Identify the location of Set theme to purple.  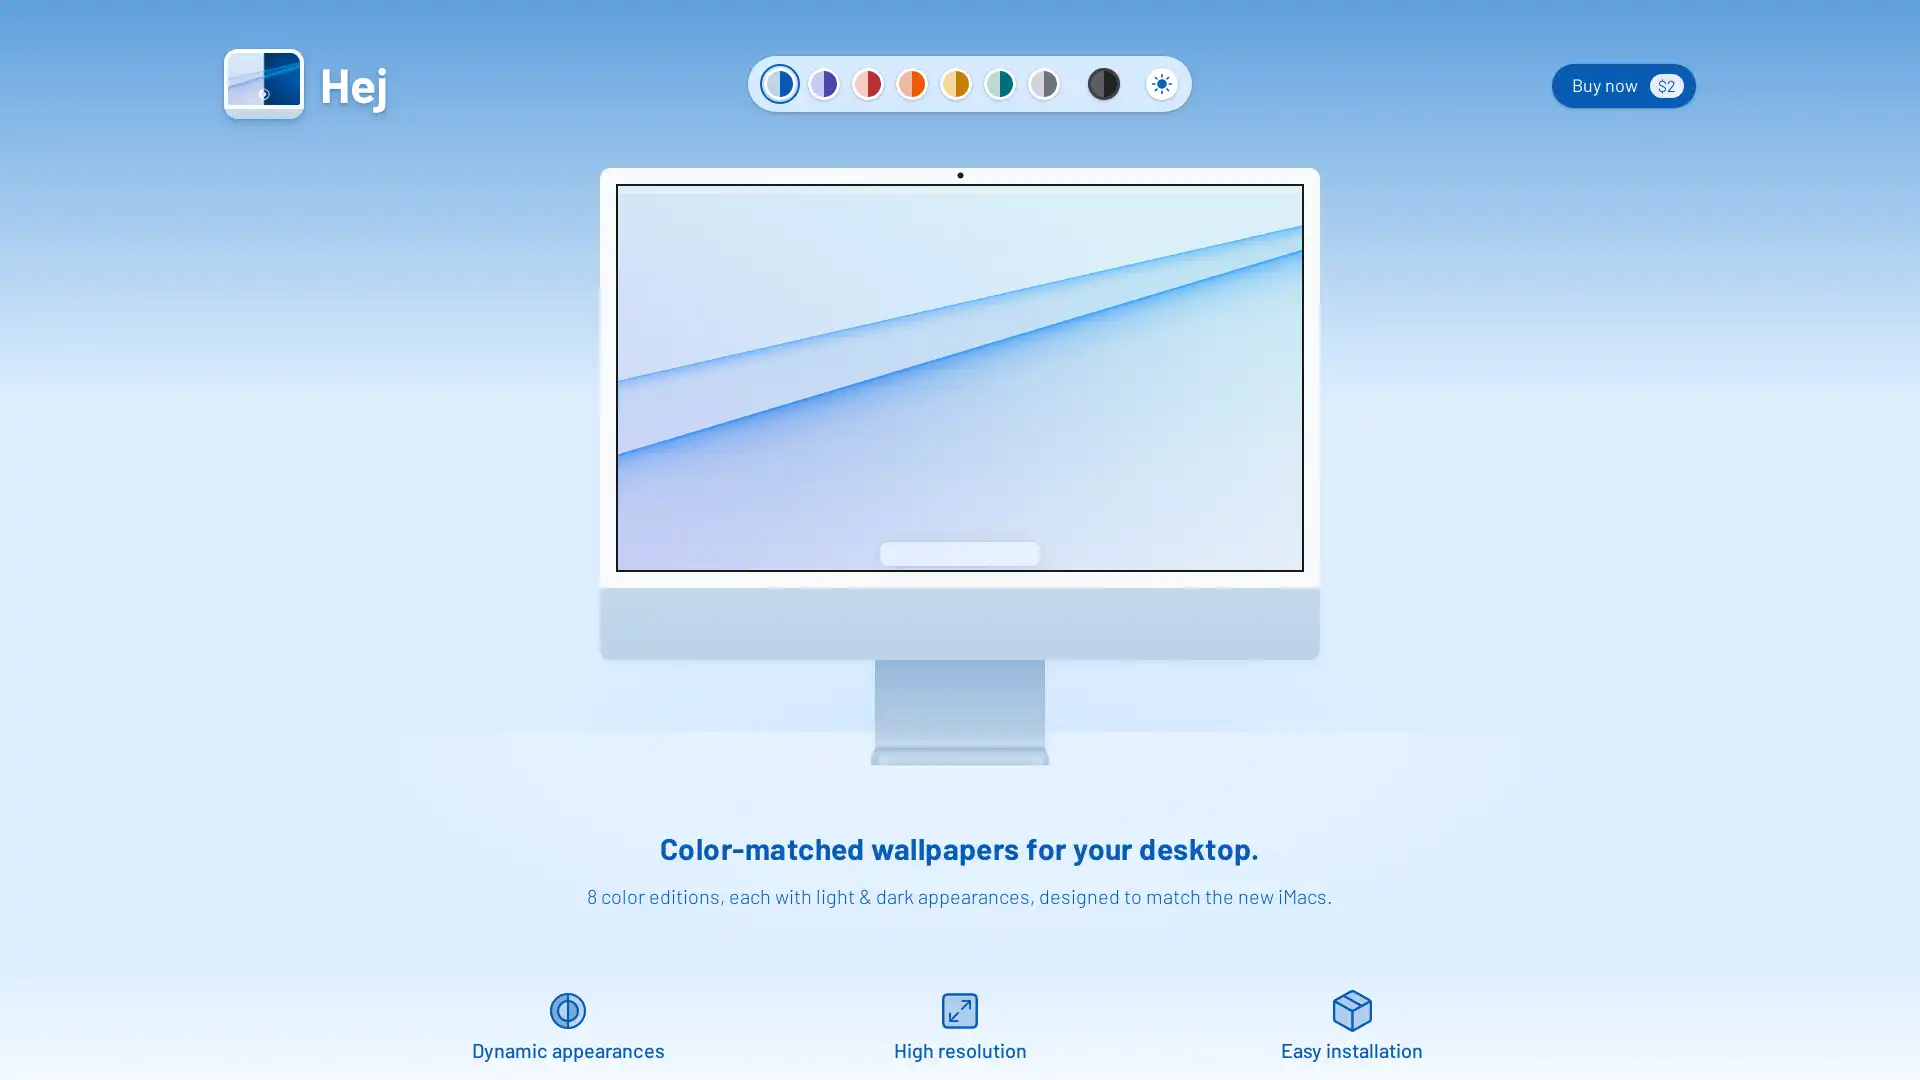
(824, 83).